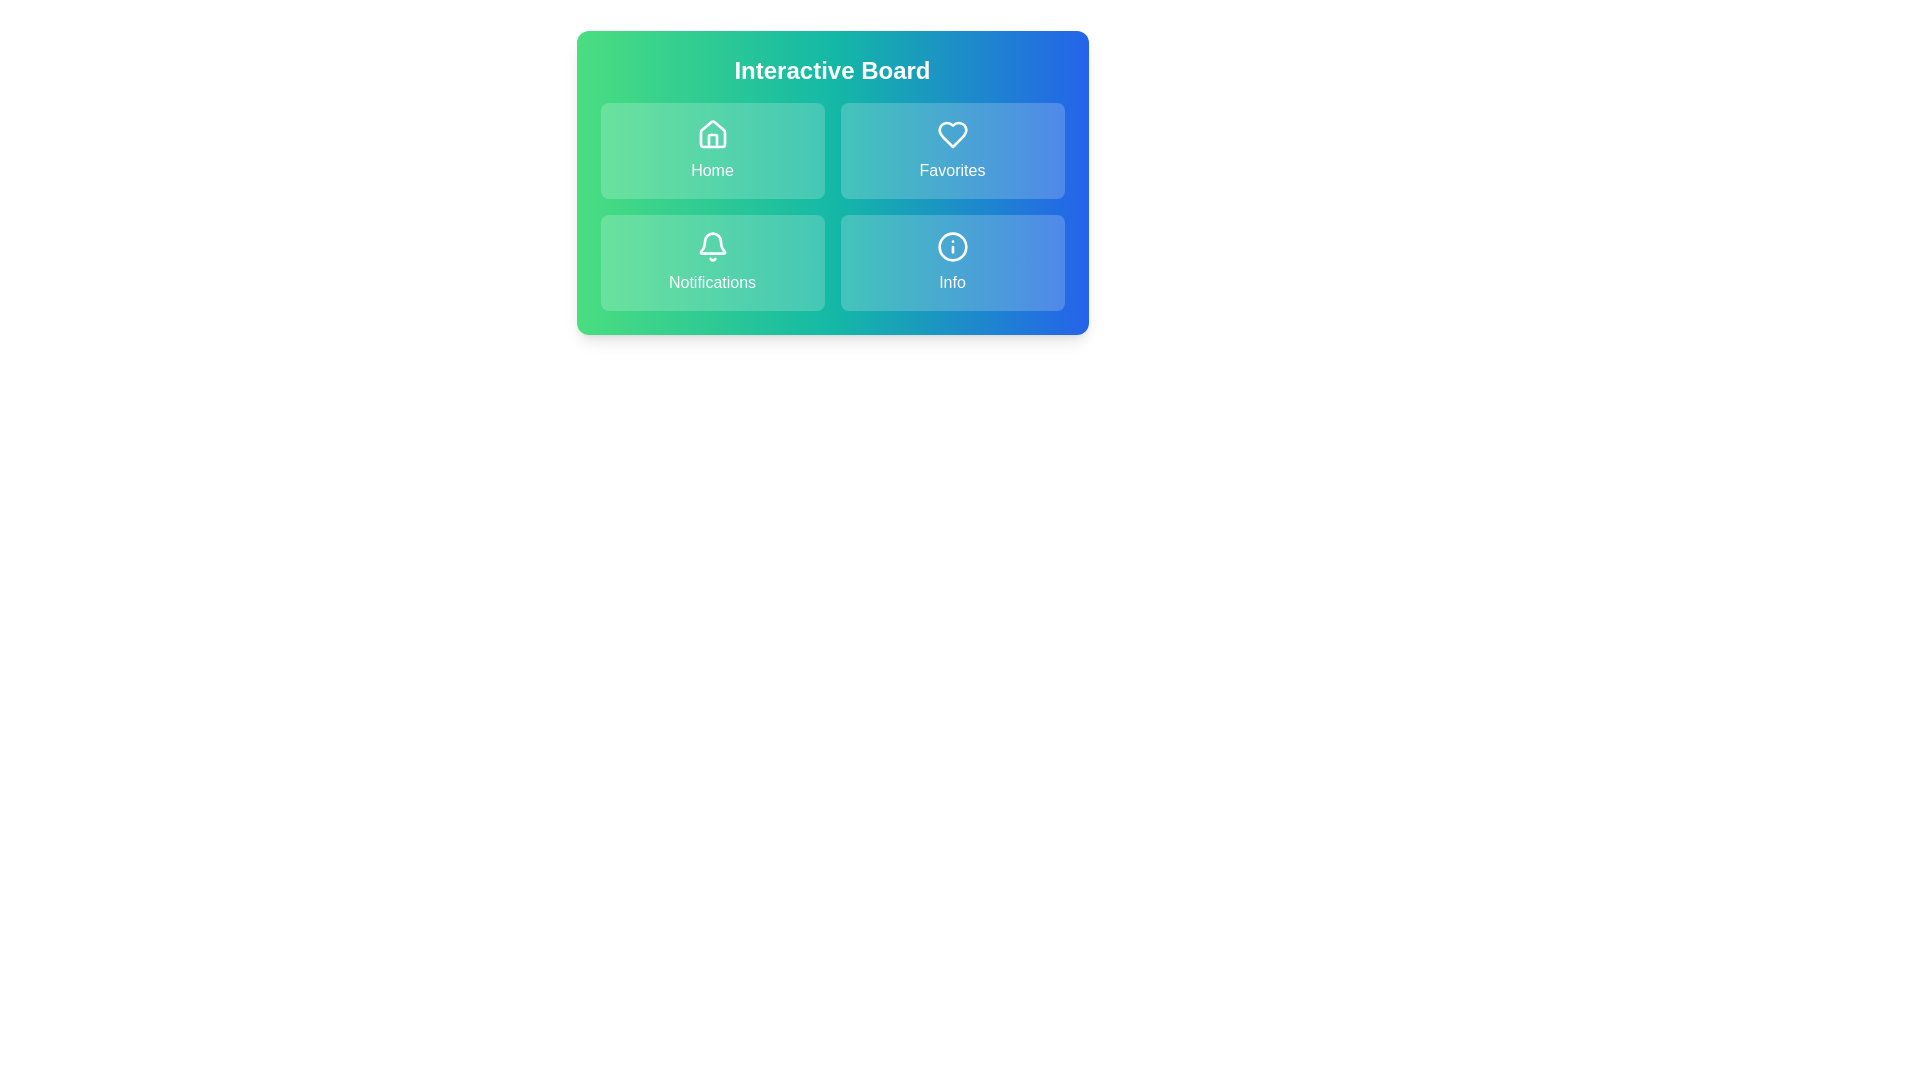  I want to click on the 'Favorites' button, so click(951, 112).